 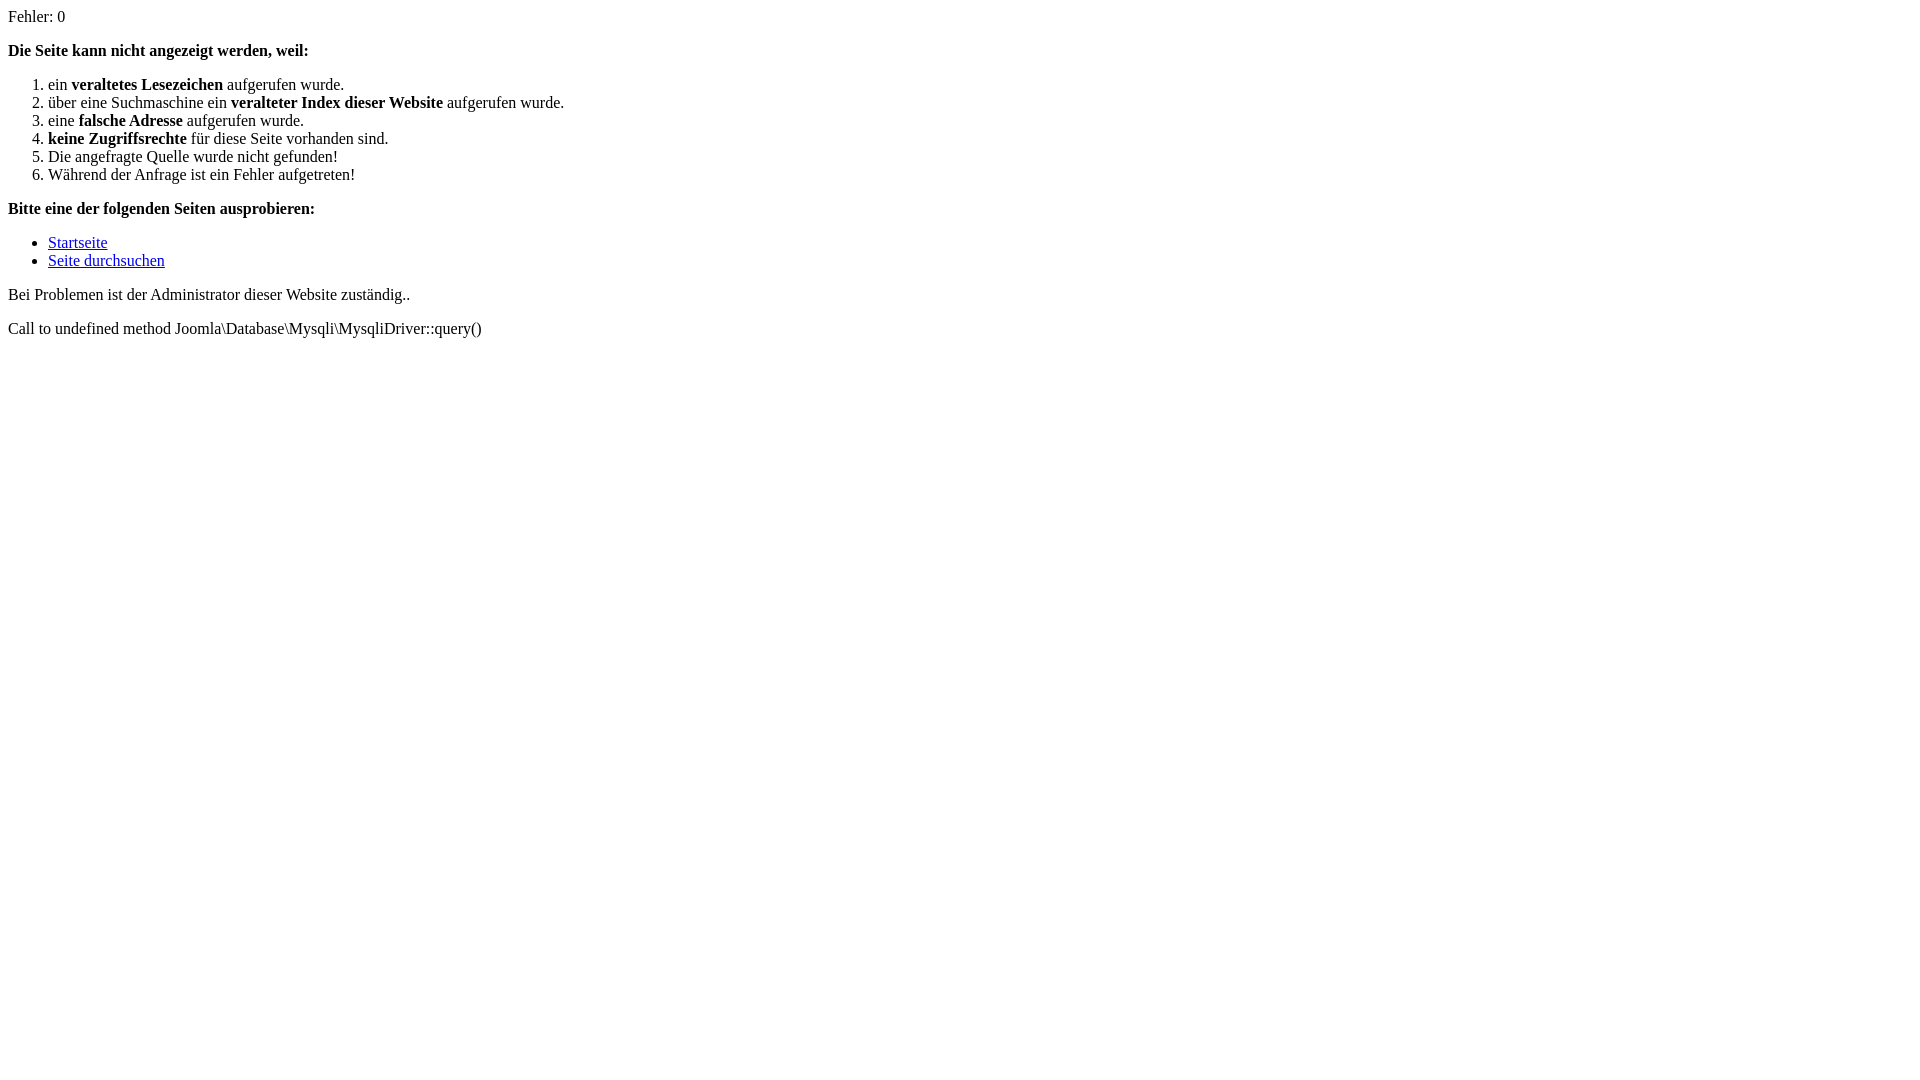 What do you see at coordinates (105, 259) in the screenshot?
I see `'Seite durchsuchen'` at bounding box center [105, 259].